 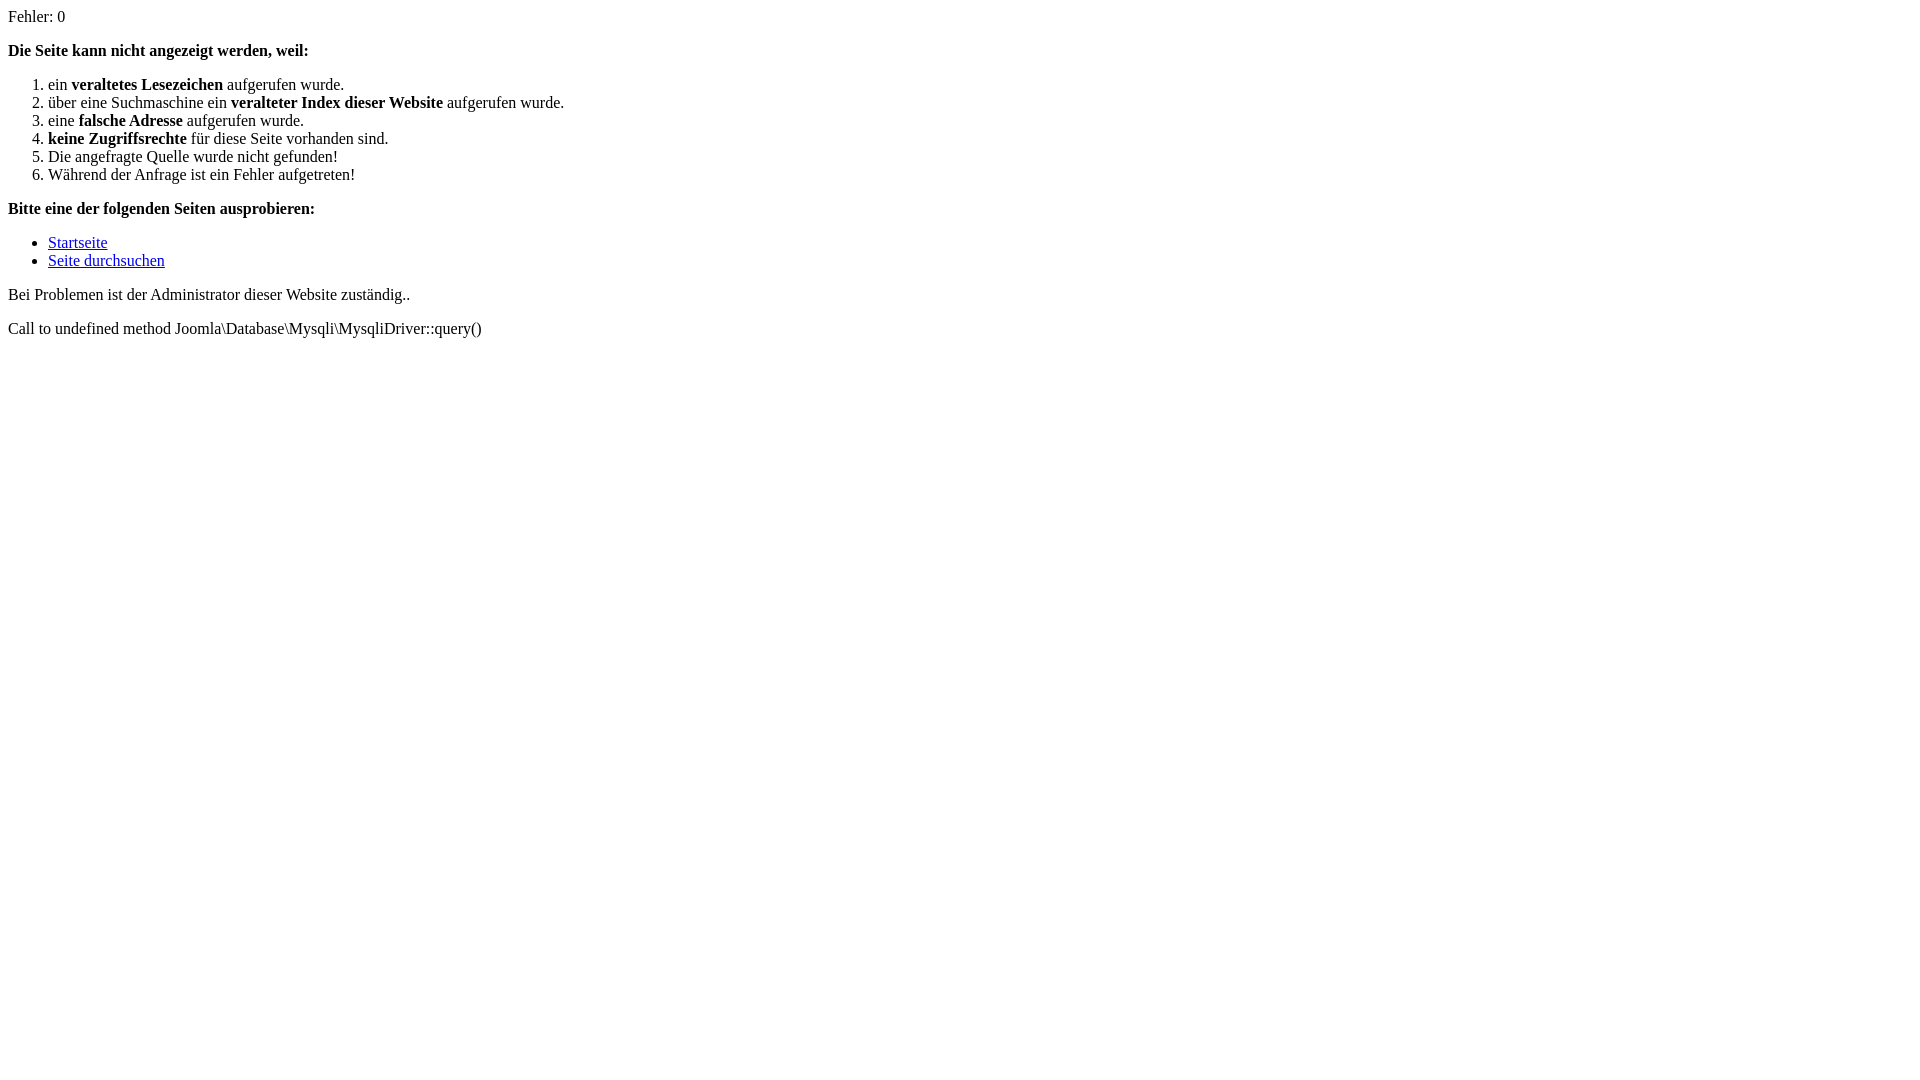 What do you see at coordinates (105, 259) in the screenshot?
I see `'Seite durchsuchen'` at bounding box center [105, 259].